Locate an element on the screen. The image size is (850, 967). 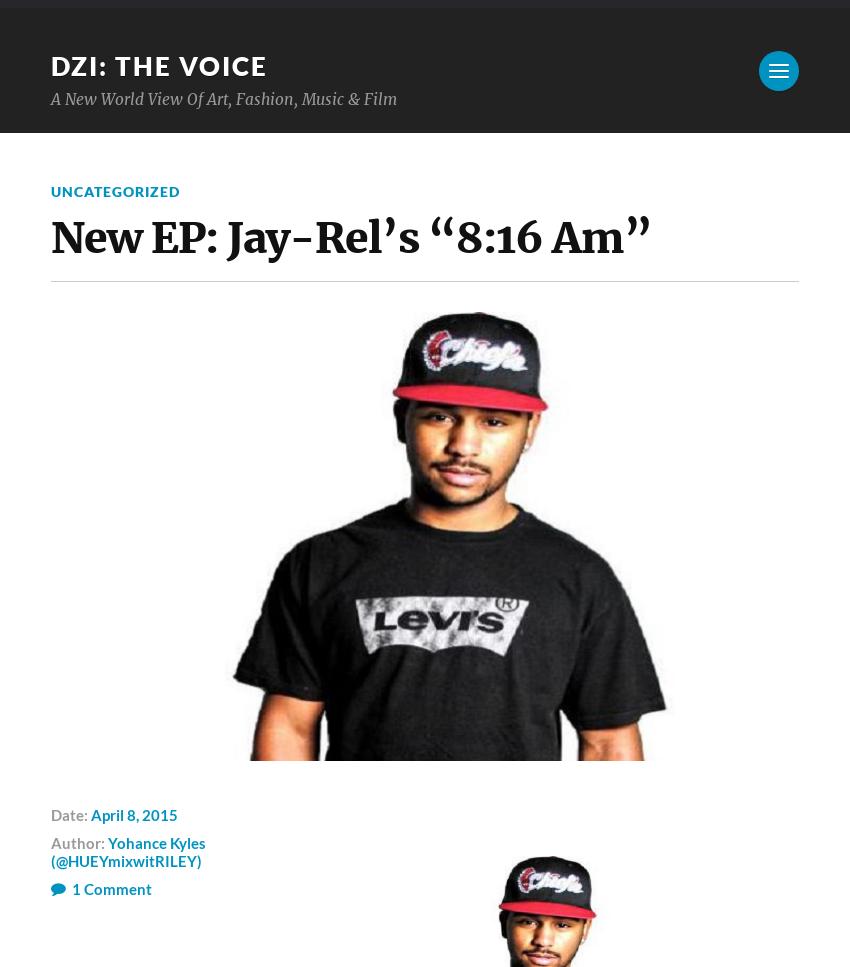
'New EP: Jay-Rel’s “8:16 Am”' is located at coordinates (350, 237).